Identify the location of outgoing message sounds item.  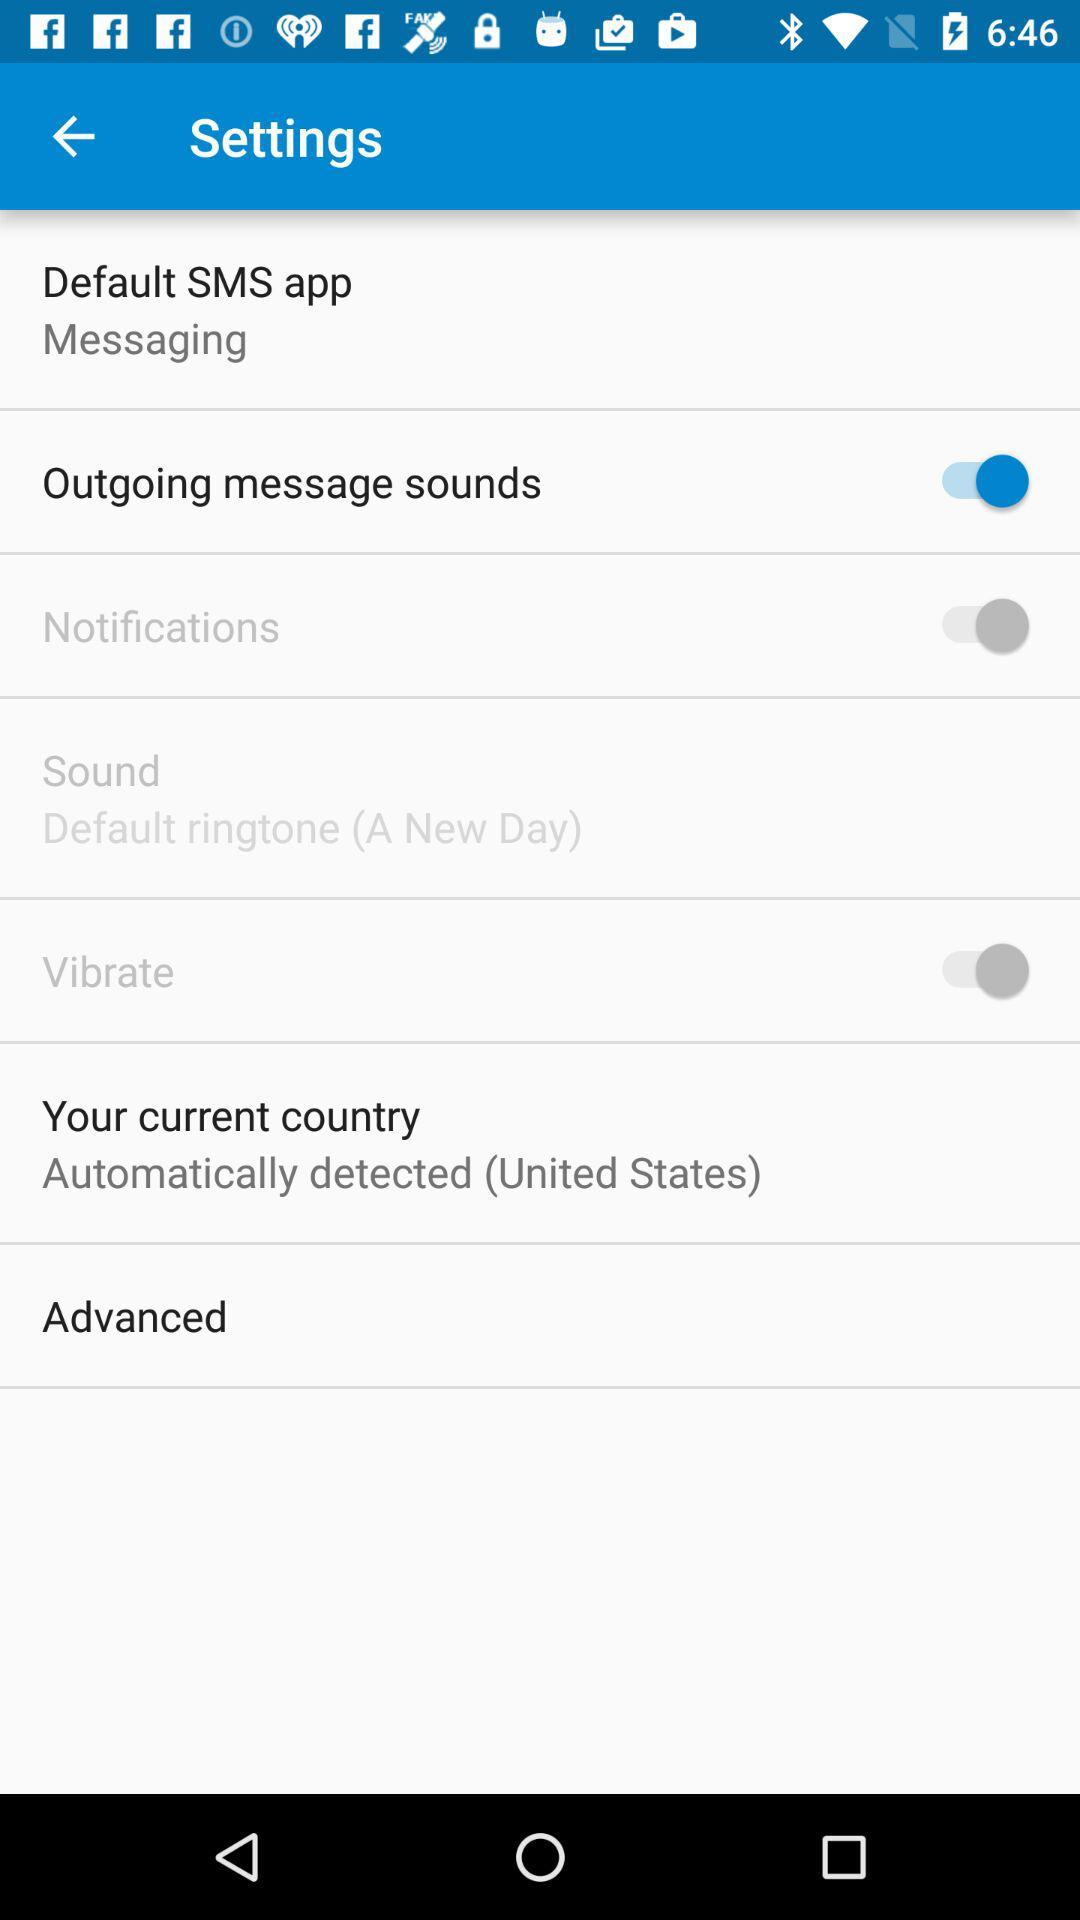
(292, 481).